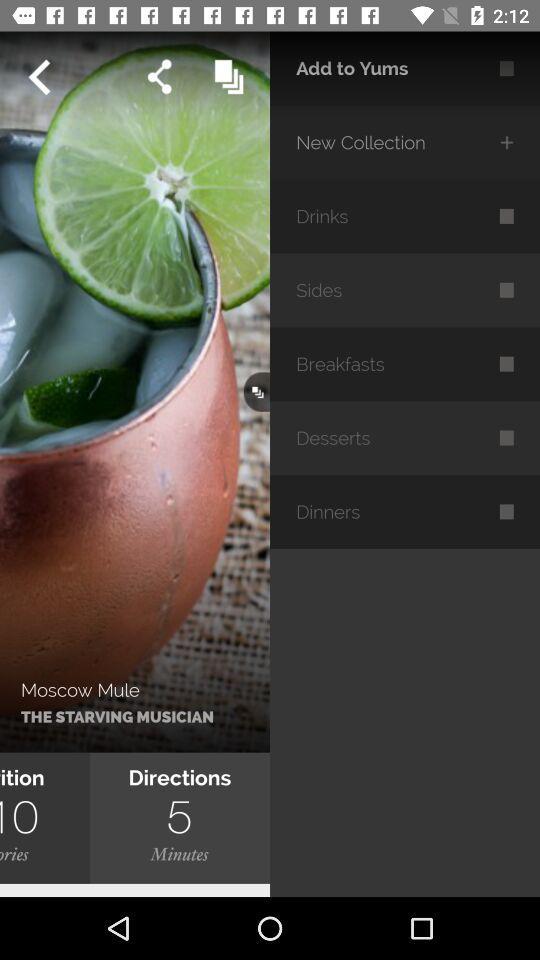 This screenshot has width=540, height=960. Describe the element at coordinates (158, 77) in the screenshot. I see `share` at that location.